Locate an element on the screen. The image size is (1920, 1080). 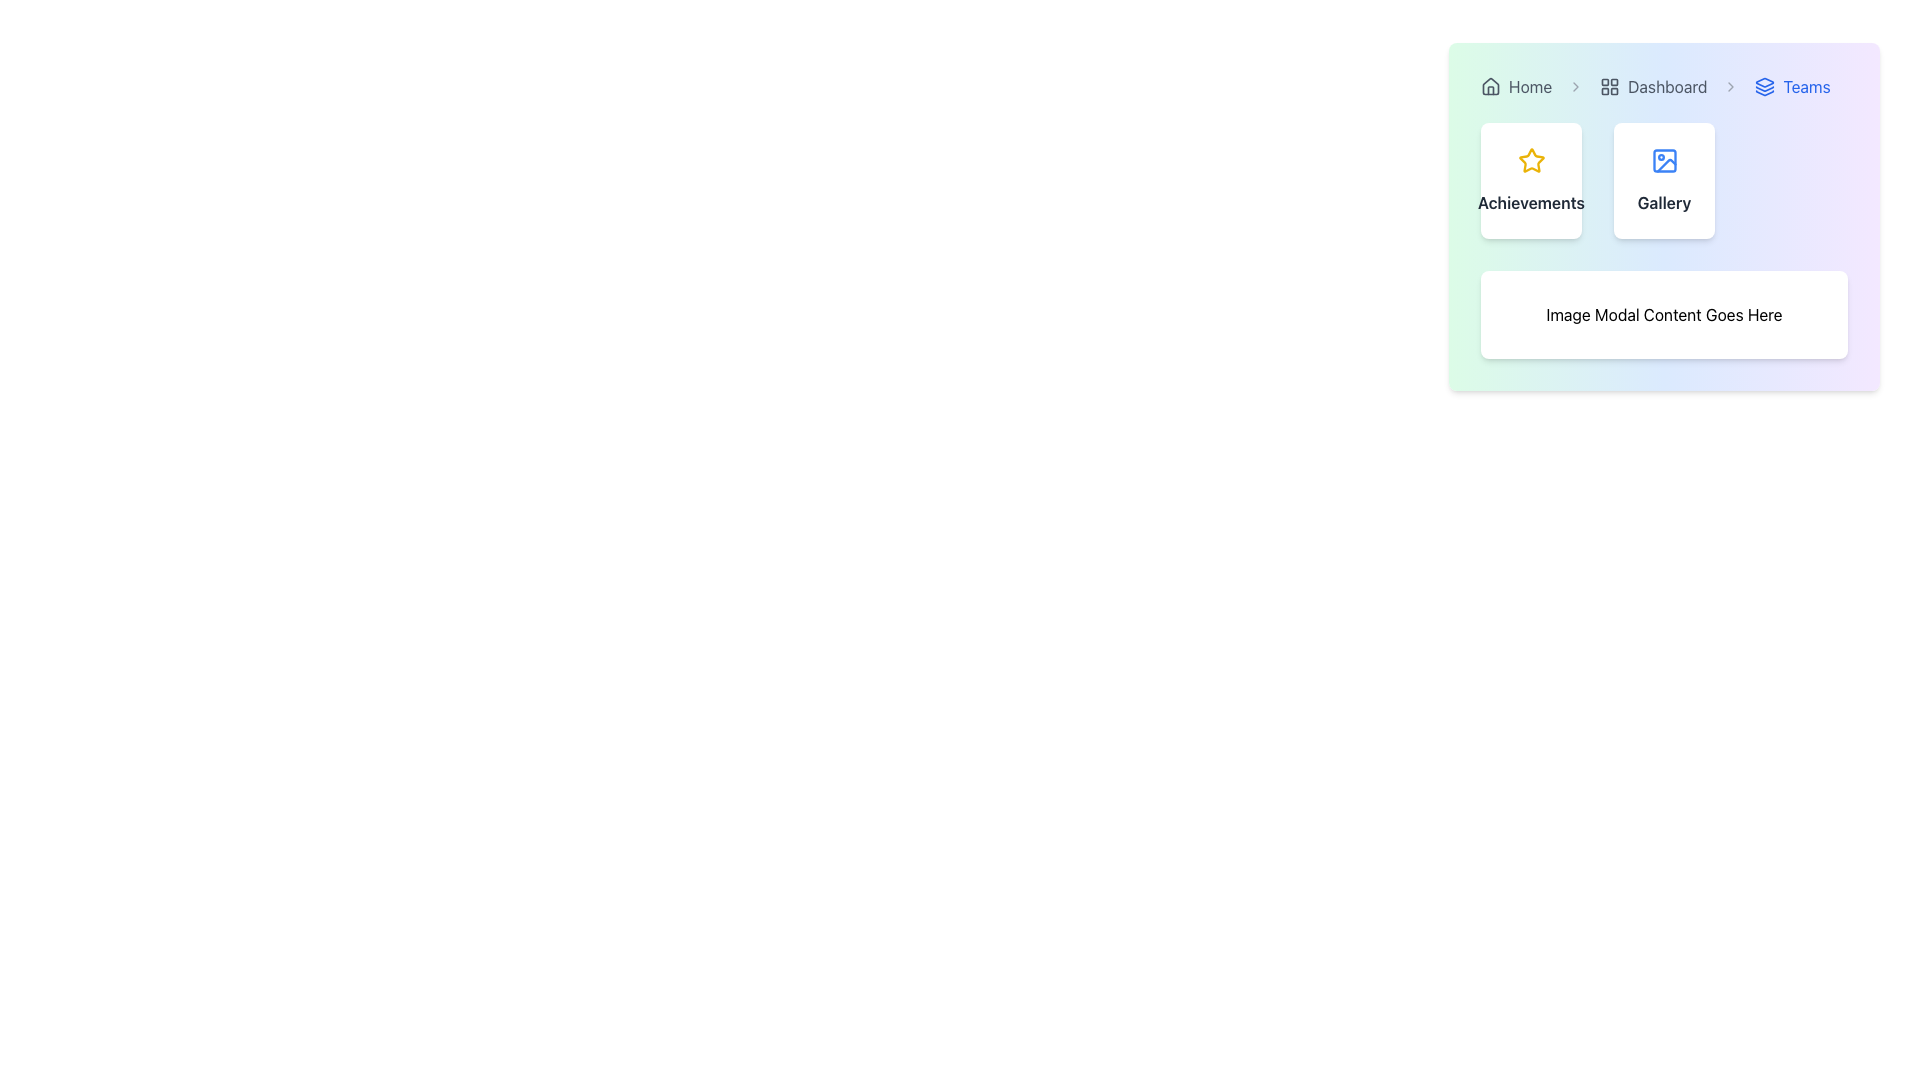
the text label reading 'Home' located near the top of the navigation bar, which is gray and in a standard sans-serif font is located at coordinates (1529, 86).